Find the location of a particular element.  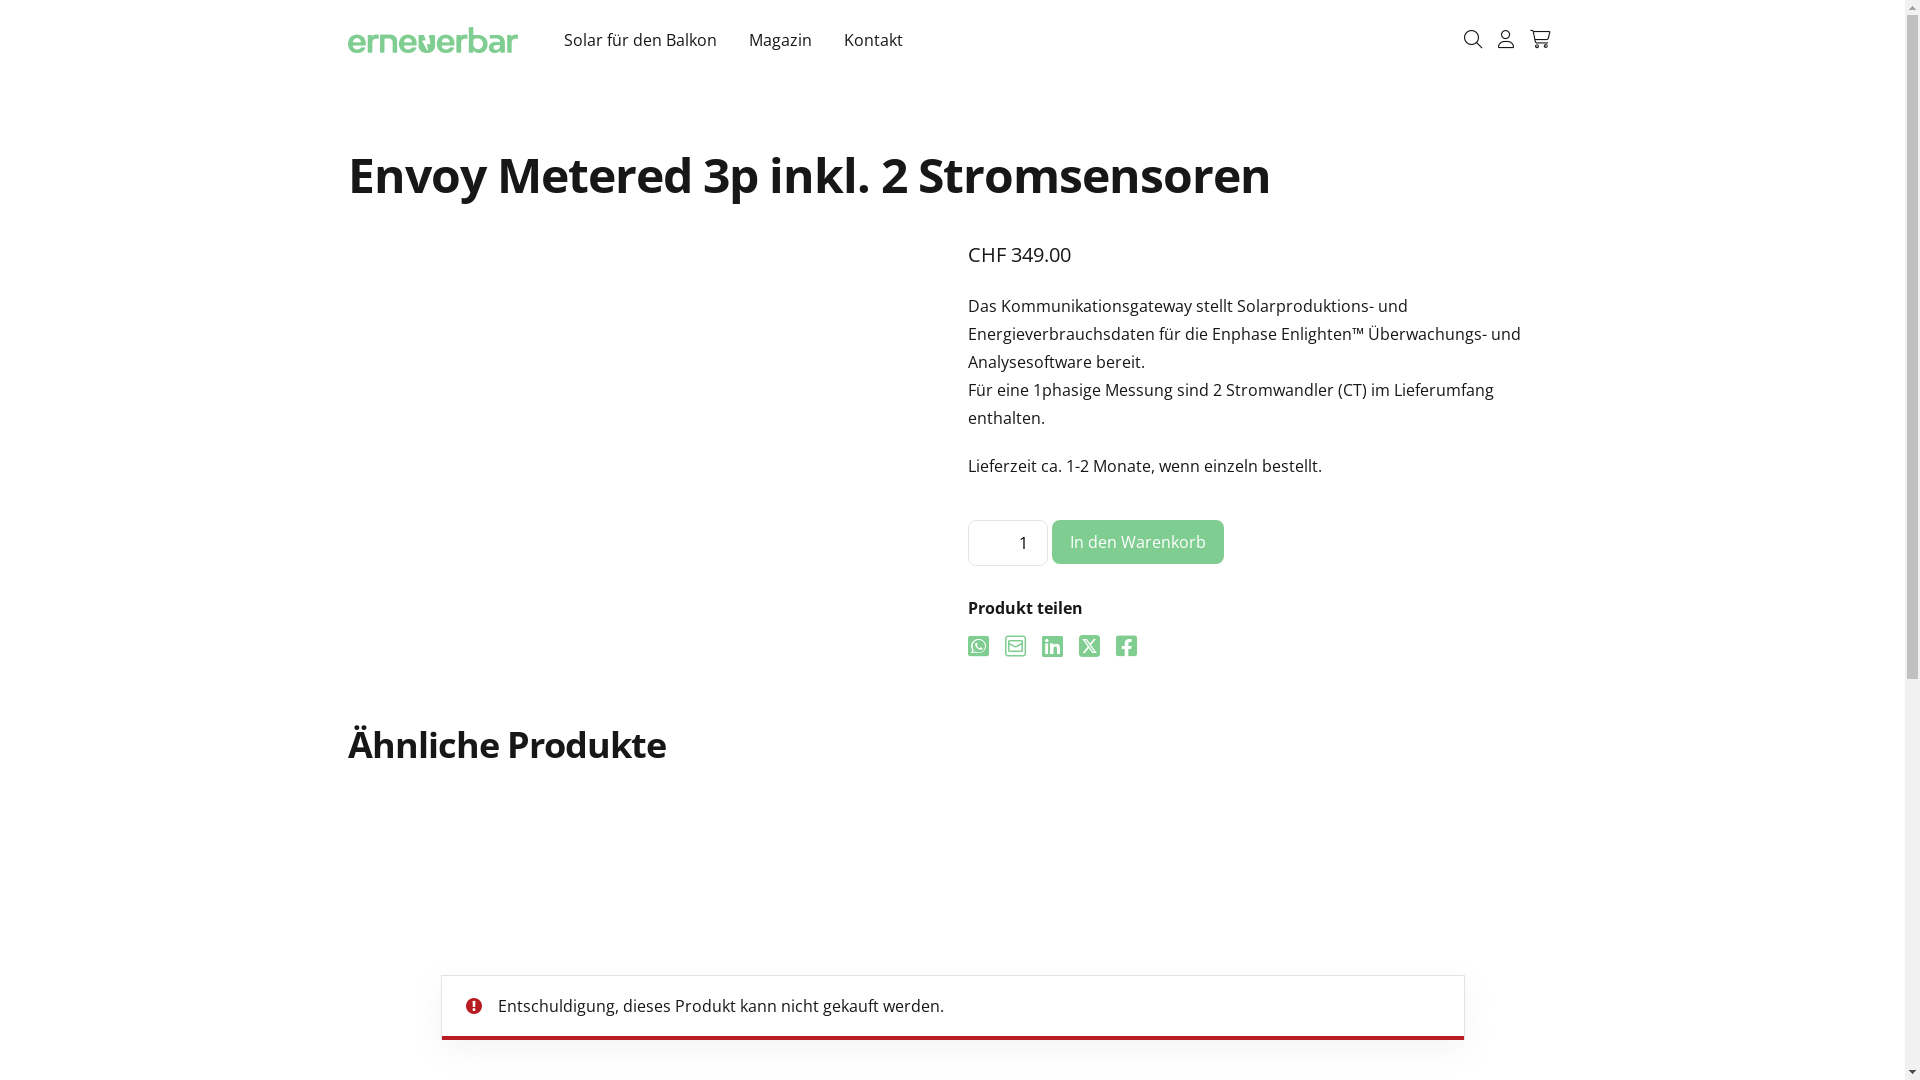

'Kontakt' is located at coordinates (873, 39).